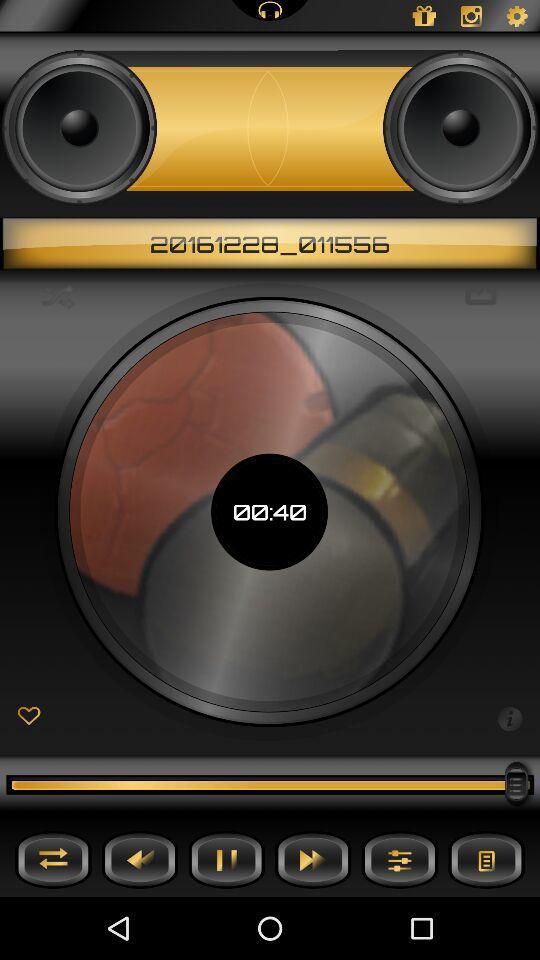 This screenshot has width=540, height=960. What do you see at coordinates (313, 858) in the screenshot?
I see `fast forward button` at bounding box center [313, 858].